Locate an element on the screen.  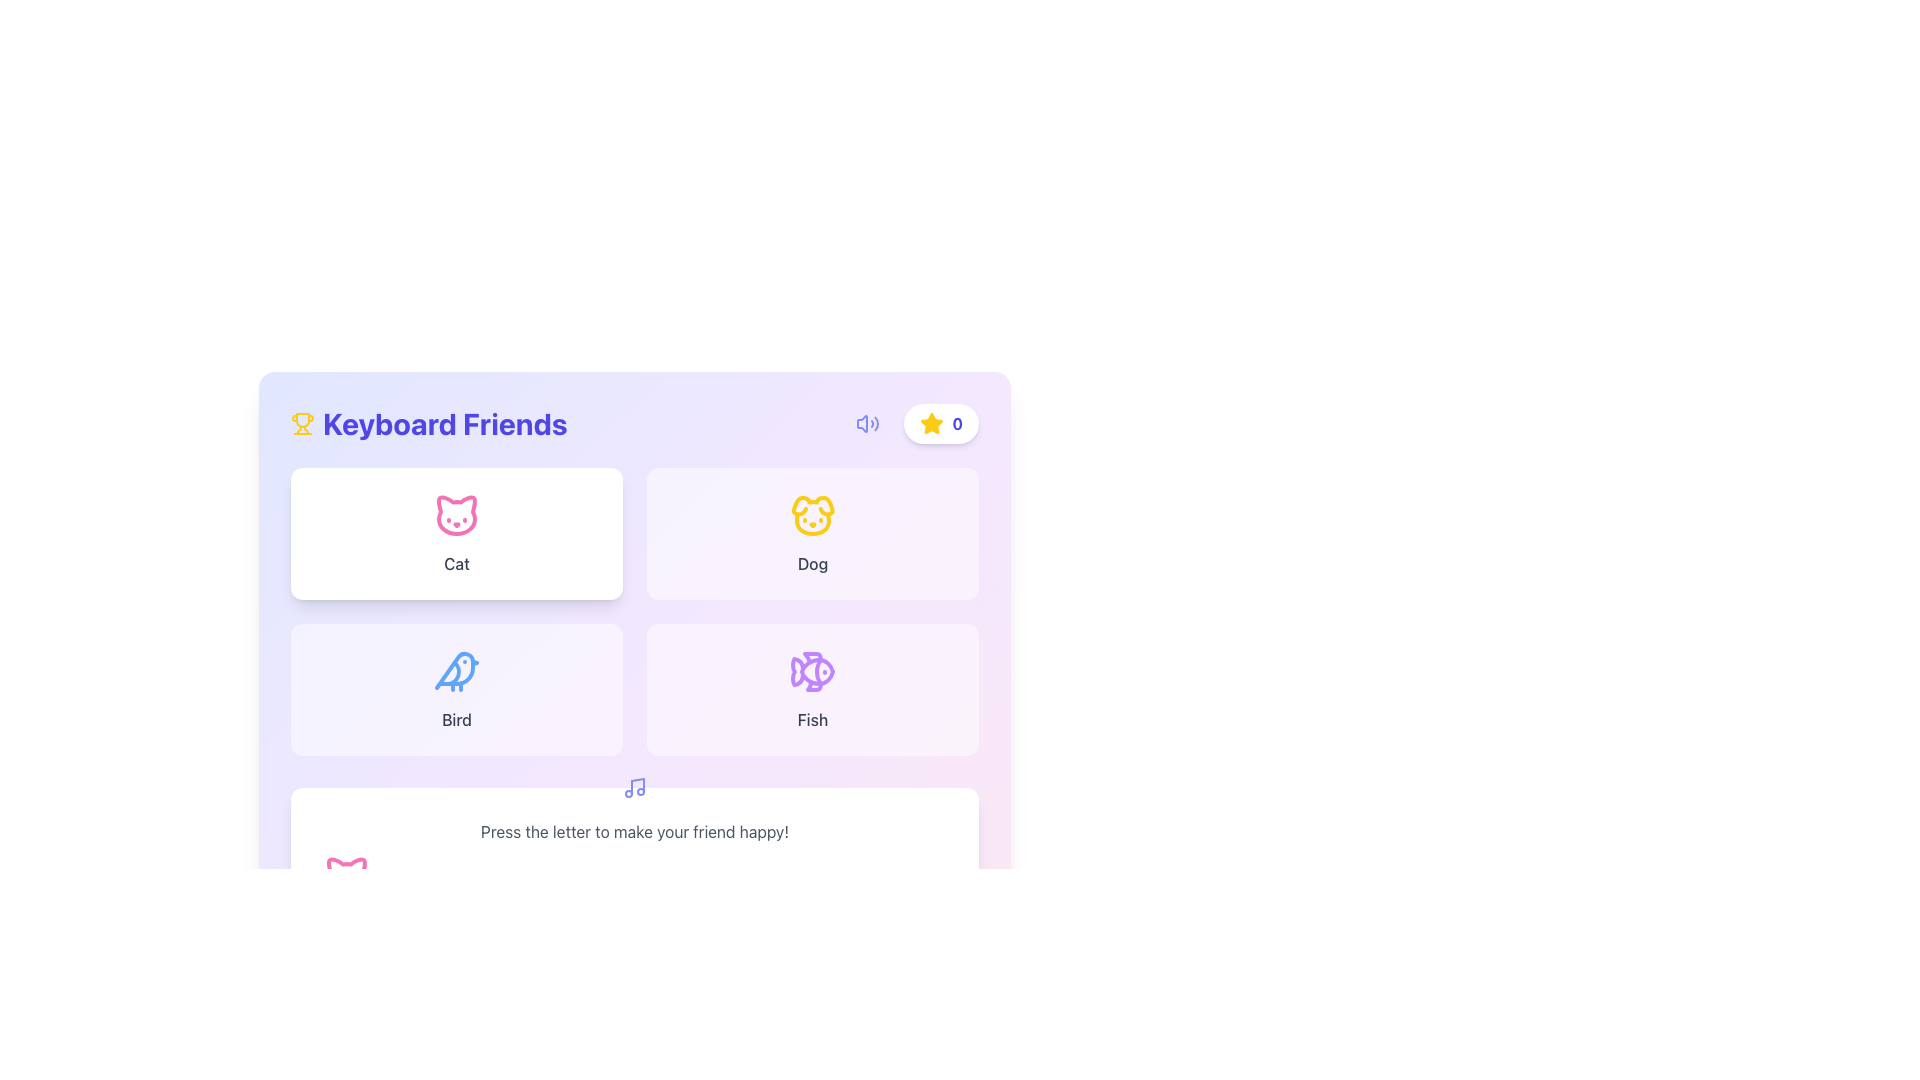
the decorative fish category icon located at the bottom-right of the 'Fish' card within the 2x2 grid layout is located at coordinates (812, 671).